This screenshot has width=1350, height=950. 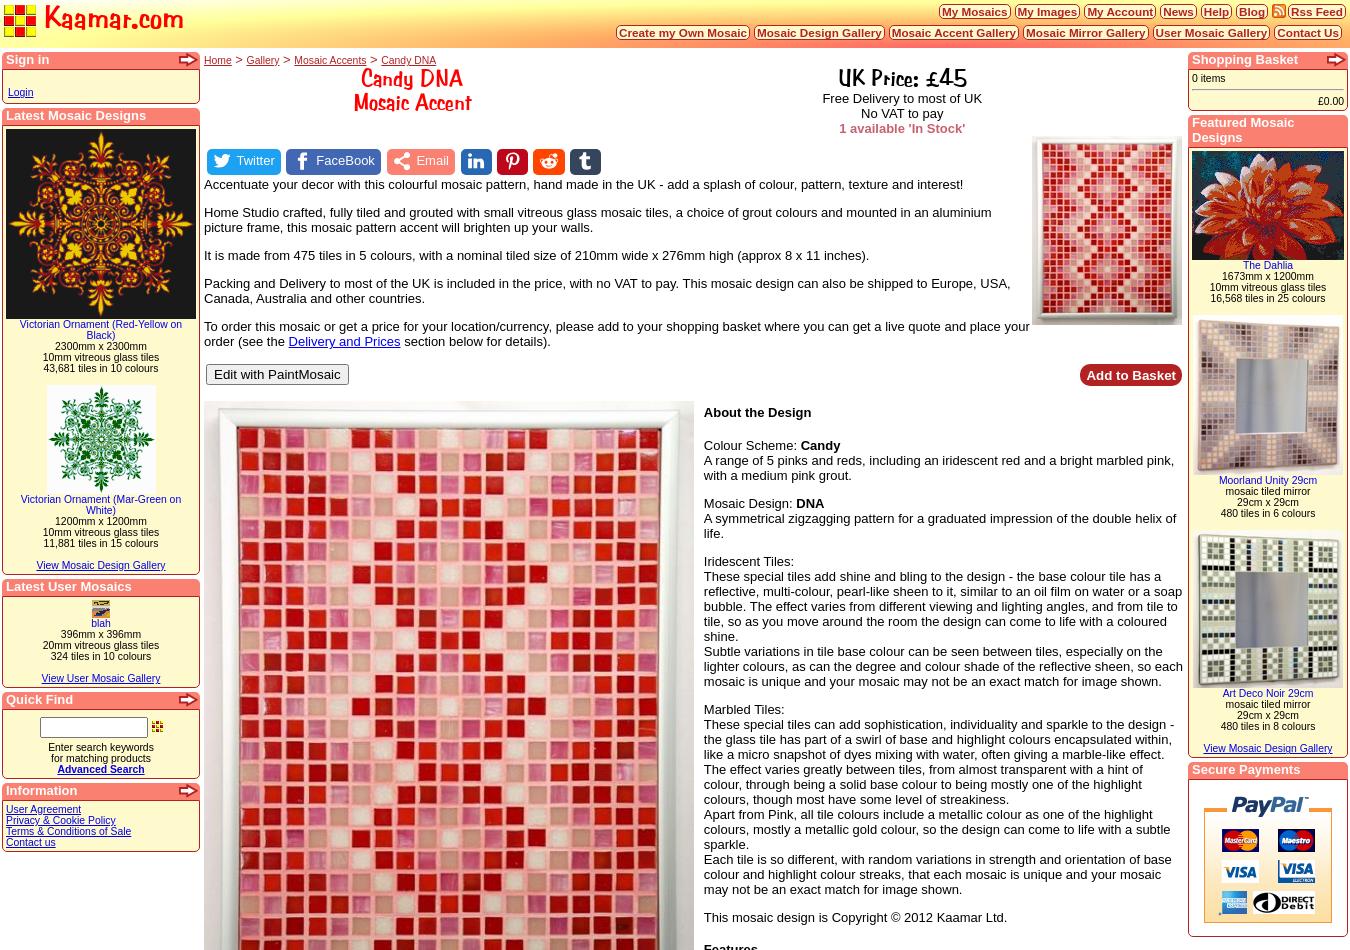 I want to click on '16,568 tiles in 25 colours', so click(x=1267, y=297).